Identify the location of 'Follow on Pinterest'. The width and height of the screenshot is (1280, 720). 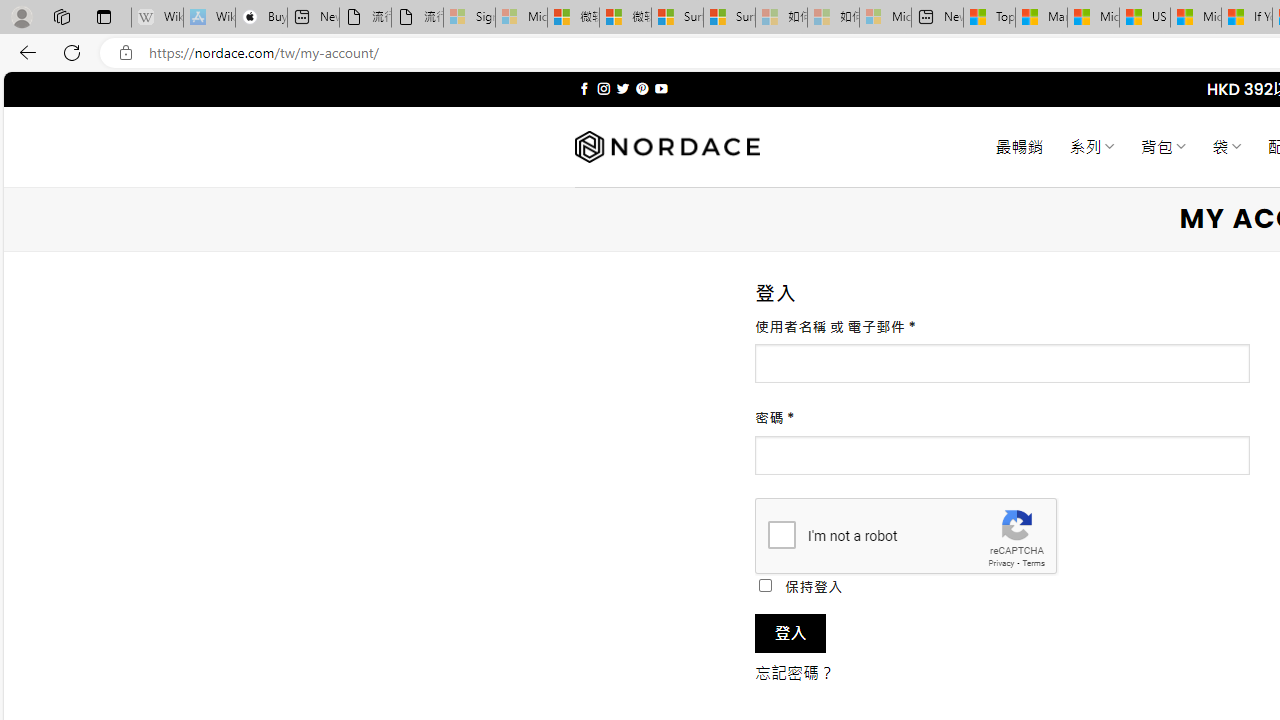
(642, 88).